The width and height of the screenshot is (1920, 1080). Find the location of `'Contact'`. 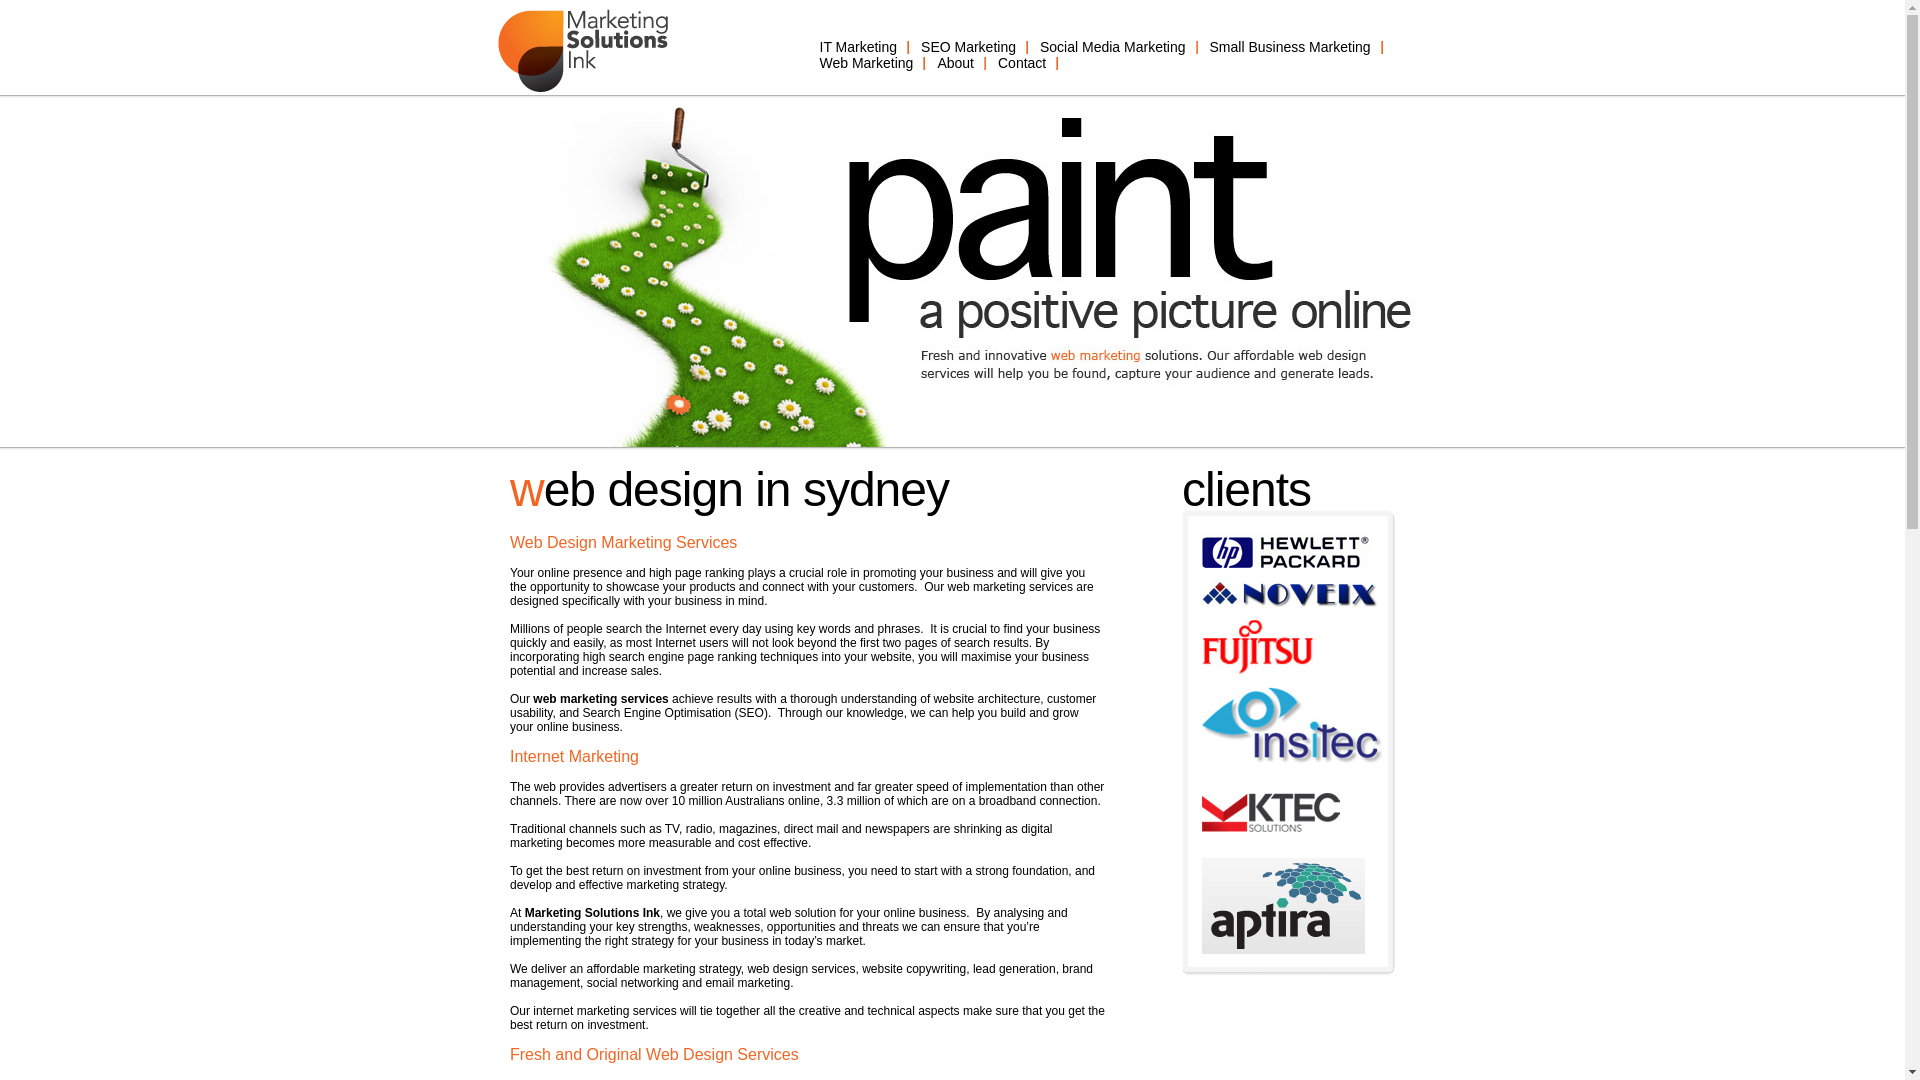

'Contact' is located at coordinates (1022, 61).